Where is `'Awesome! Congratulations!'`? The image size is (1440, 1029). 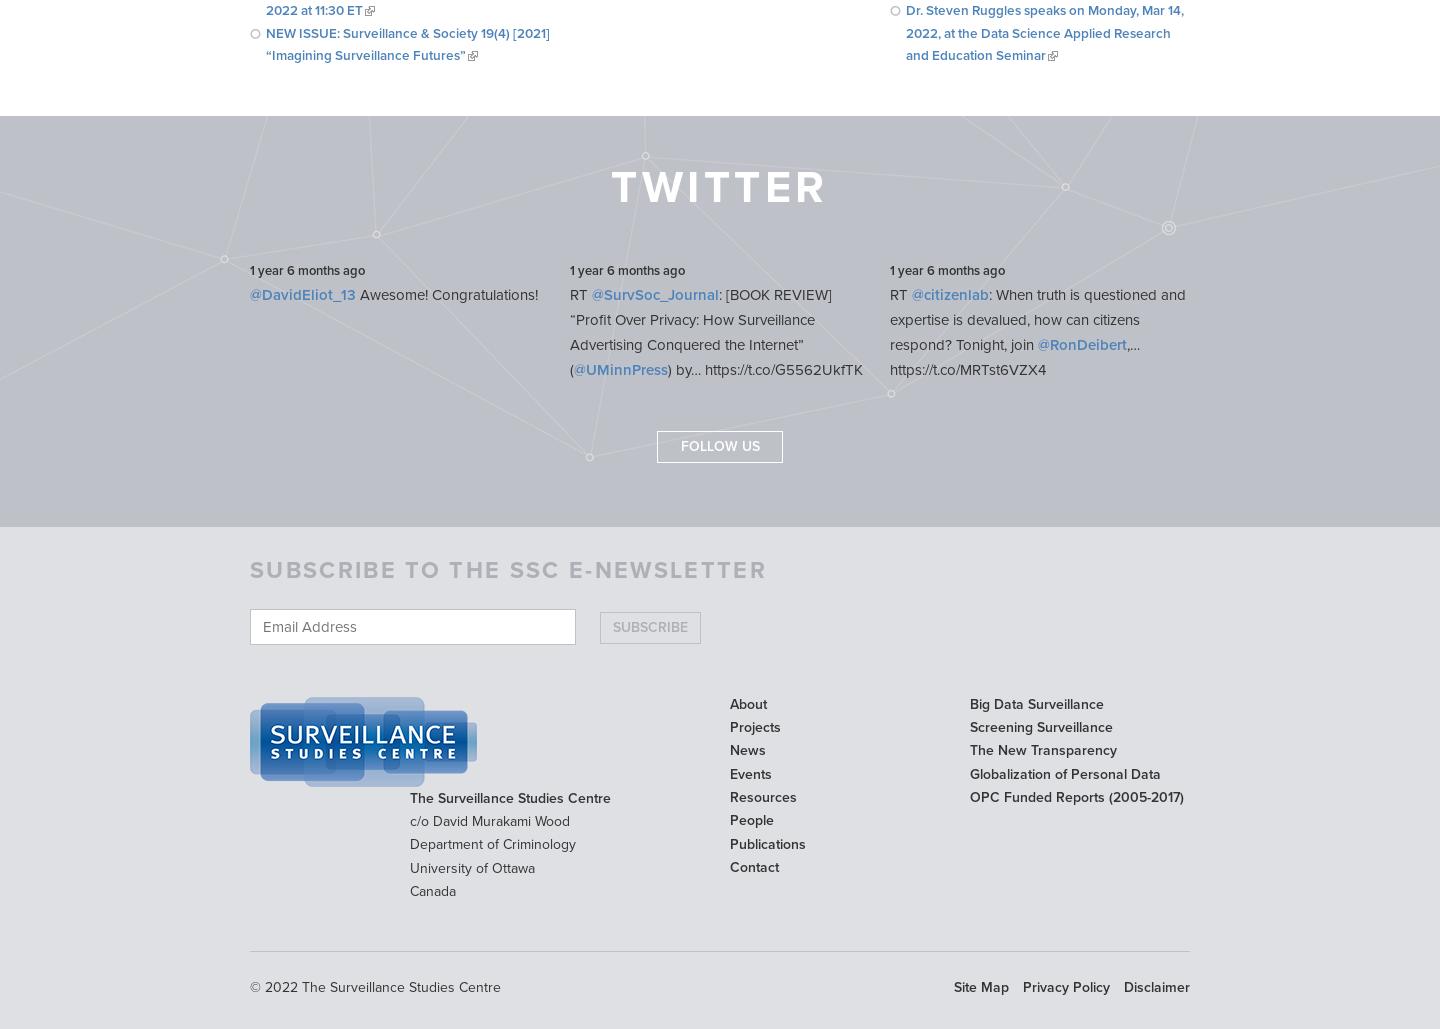
'Awesome! Congratulations!' is located at coordinates (446, 295).